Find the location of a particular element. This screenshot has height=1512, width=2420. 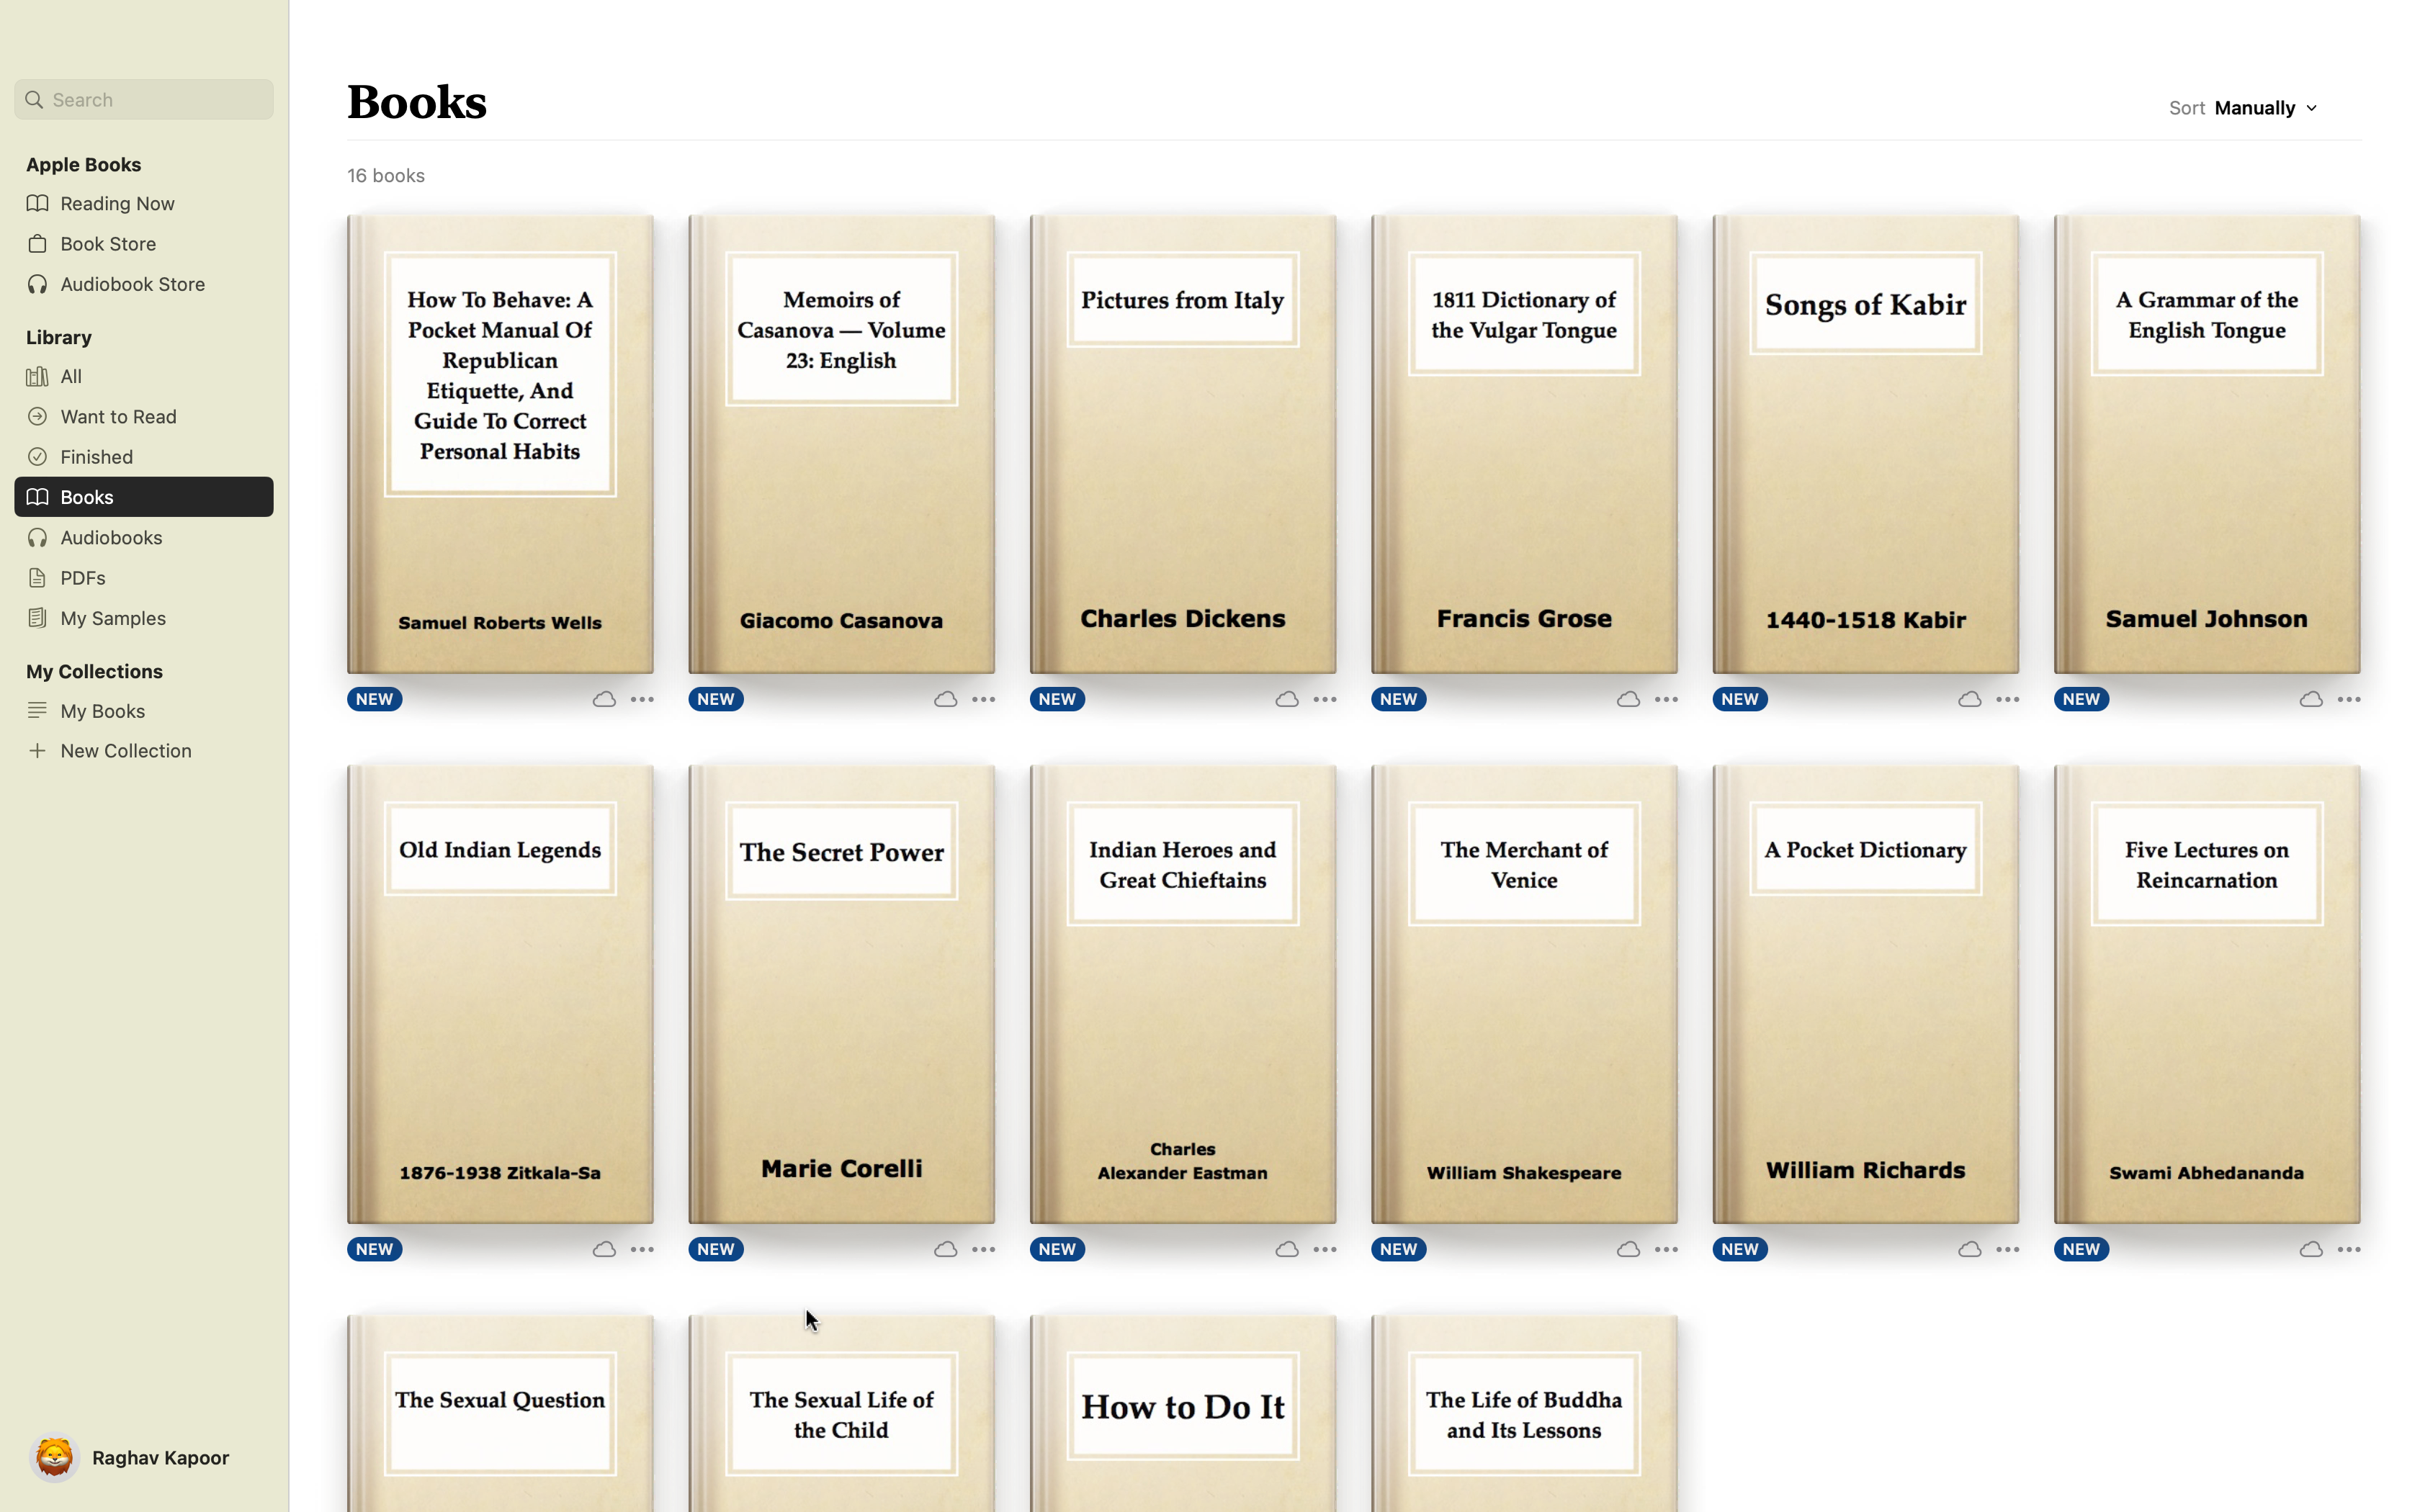

Organize the book names using the List View option is located at coordinates (2269, 111).